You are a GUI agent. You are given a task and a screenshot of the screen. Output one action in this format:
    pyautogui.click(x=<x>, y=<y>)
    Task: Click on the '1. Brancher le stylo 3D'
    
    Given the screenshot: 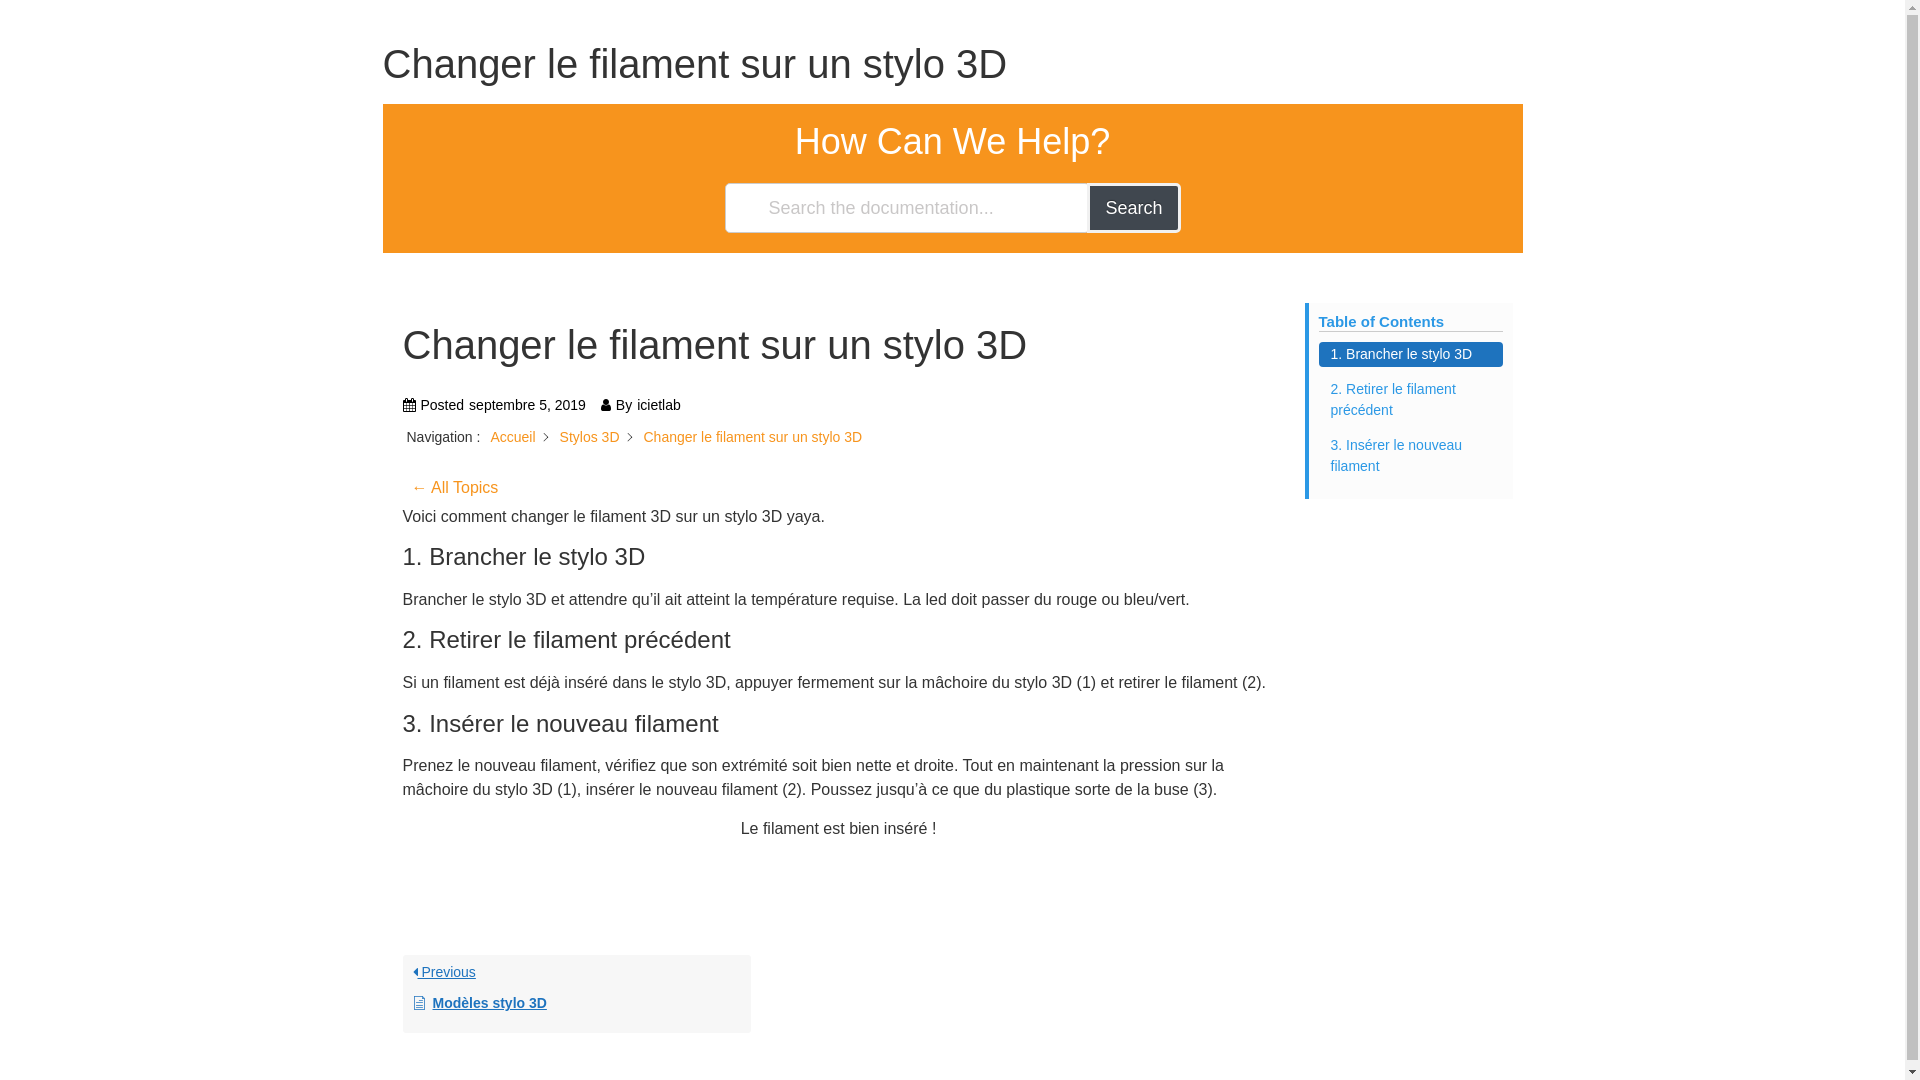 What is the action you would take?
    pyautogui.click(x=1409, y=353)
    